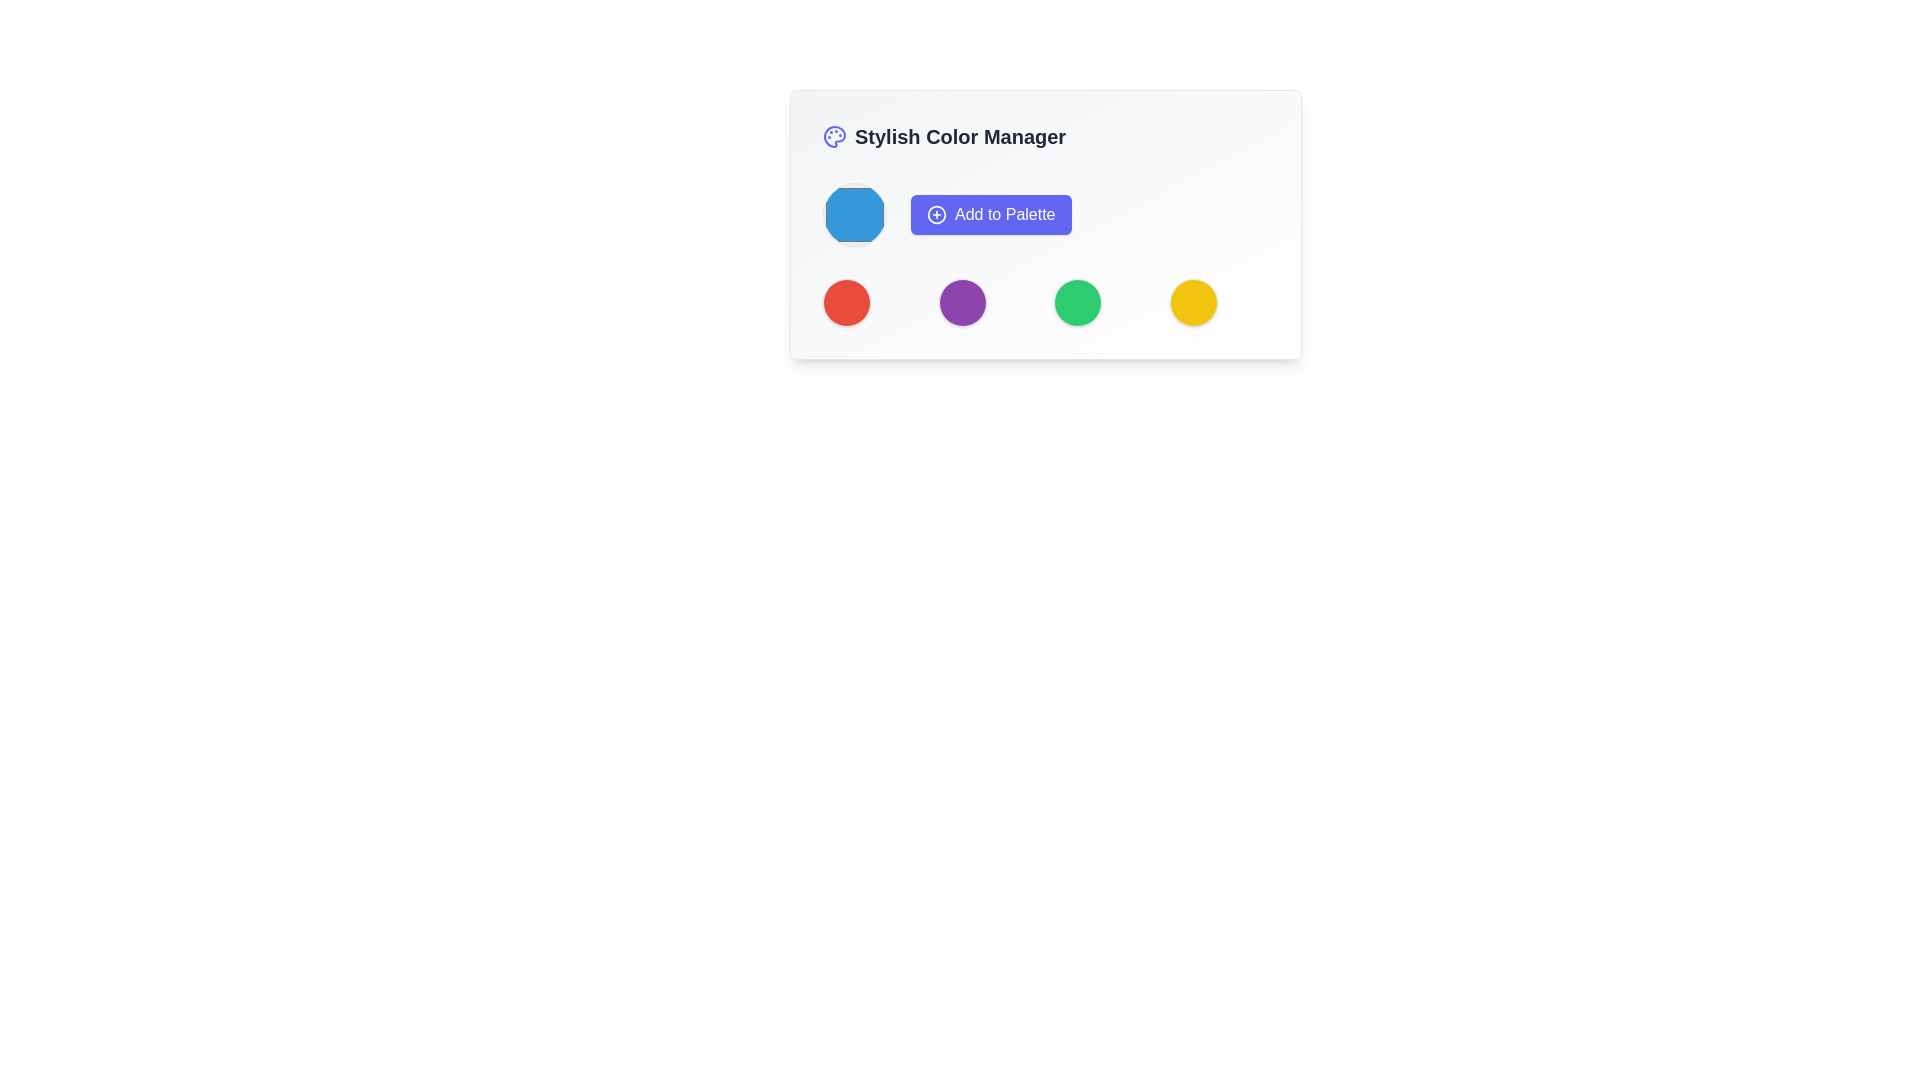 This screenshot has height=1080, width=1920. Describe the element at coordinates (846, 303) in the screenshot. I see `the red color button located in the top right corner of the application interface` at that location.